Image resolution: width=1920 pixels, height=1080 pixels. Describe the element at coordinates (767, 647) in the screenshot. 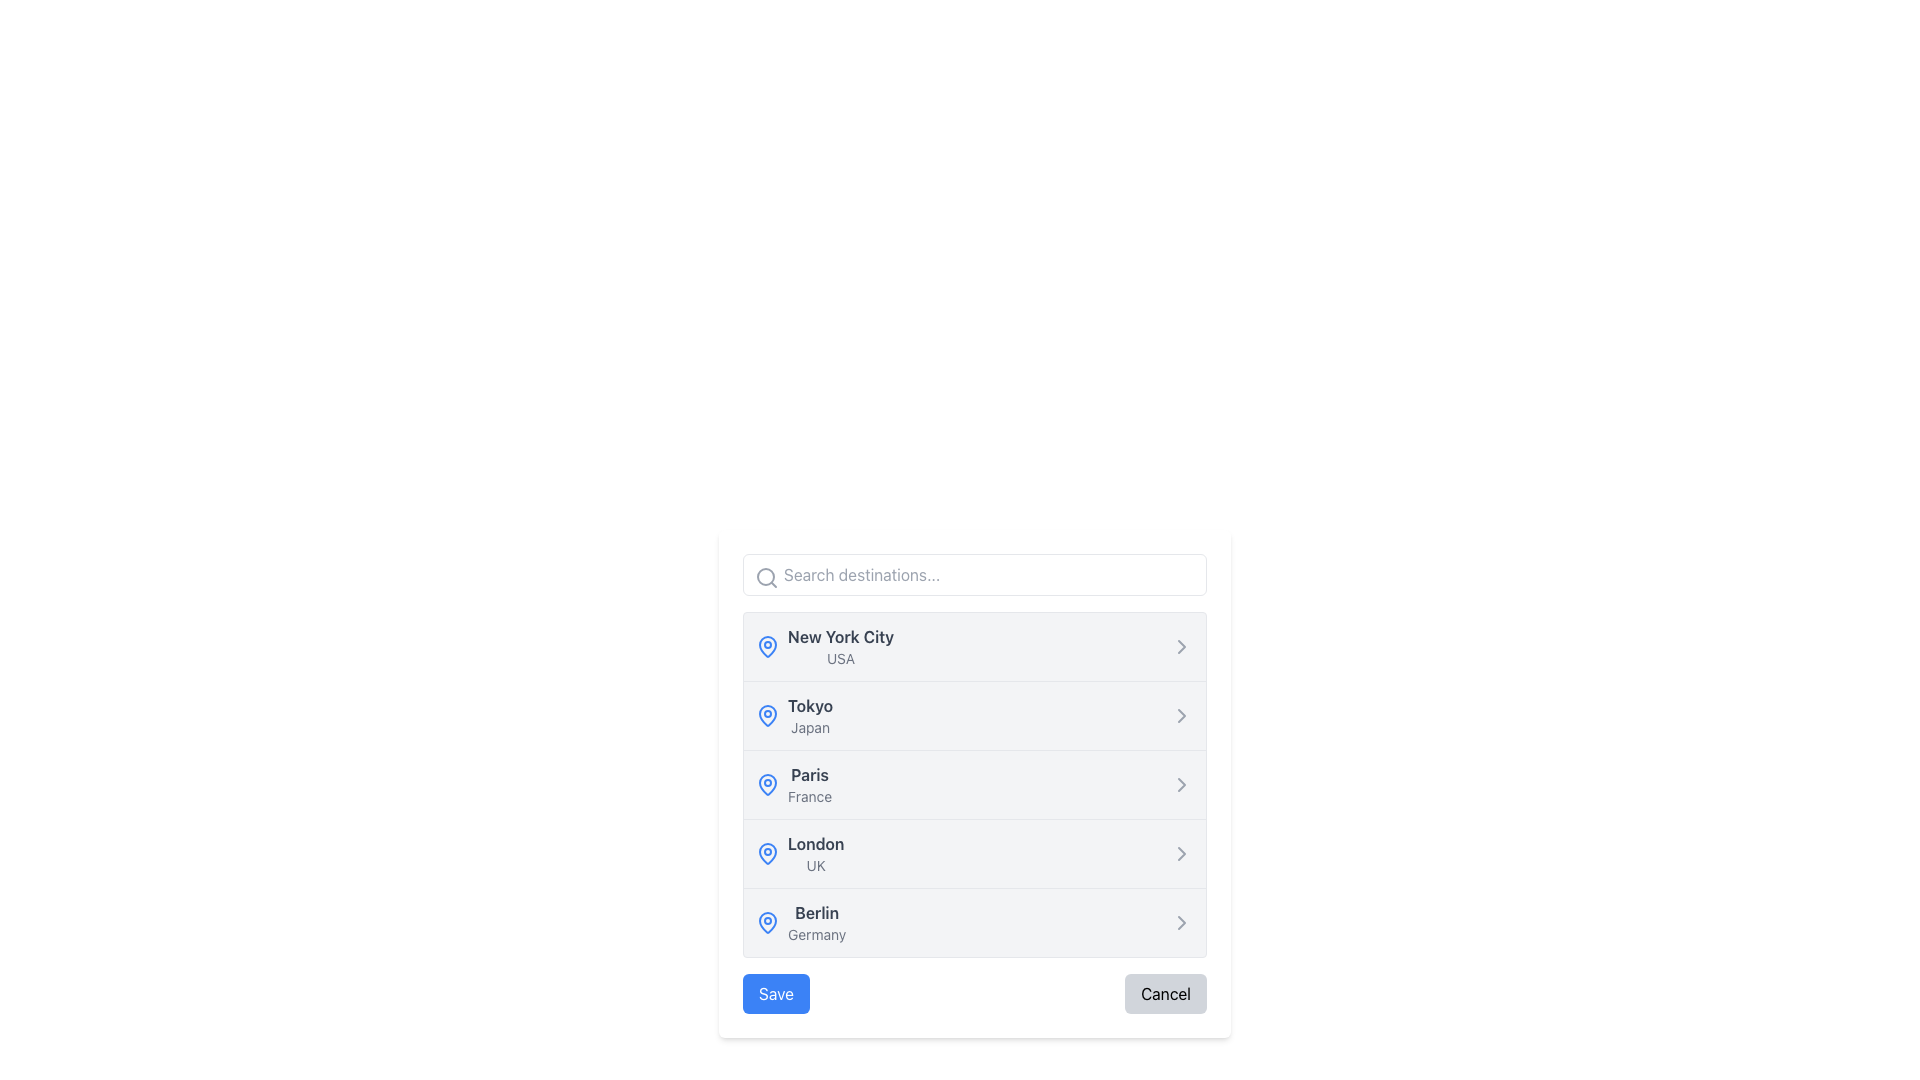

I see `the blue map pin icon with a hollow center, positioned to the left of the text 'New York City USA'` at that location.